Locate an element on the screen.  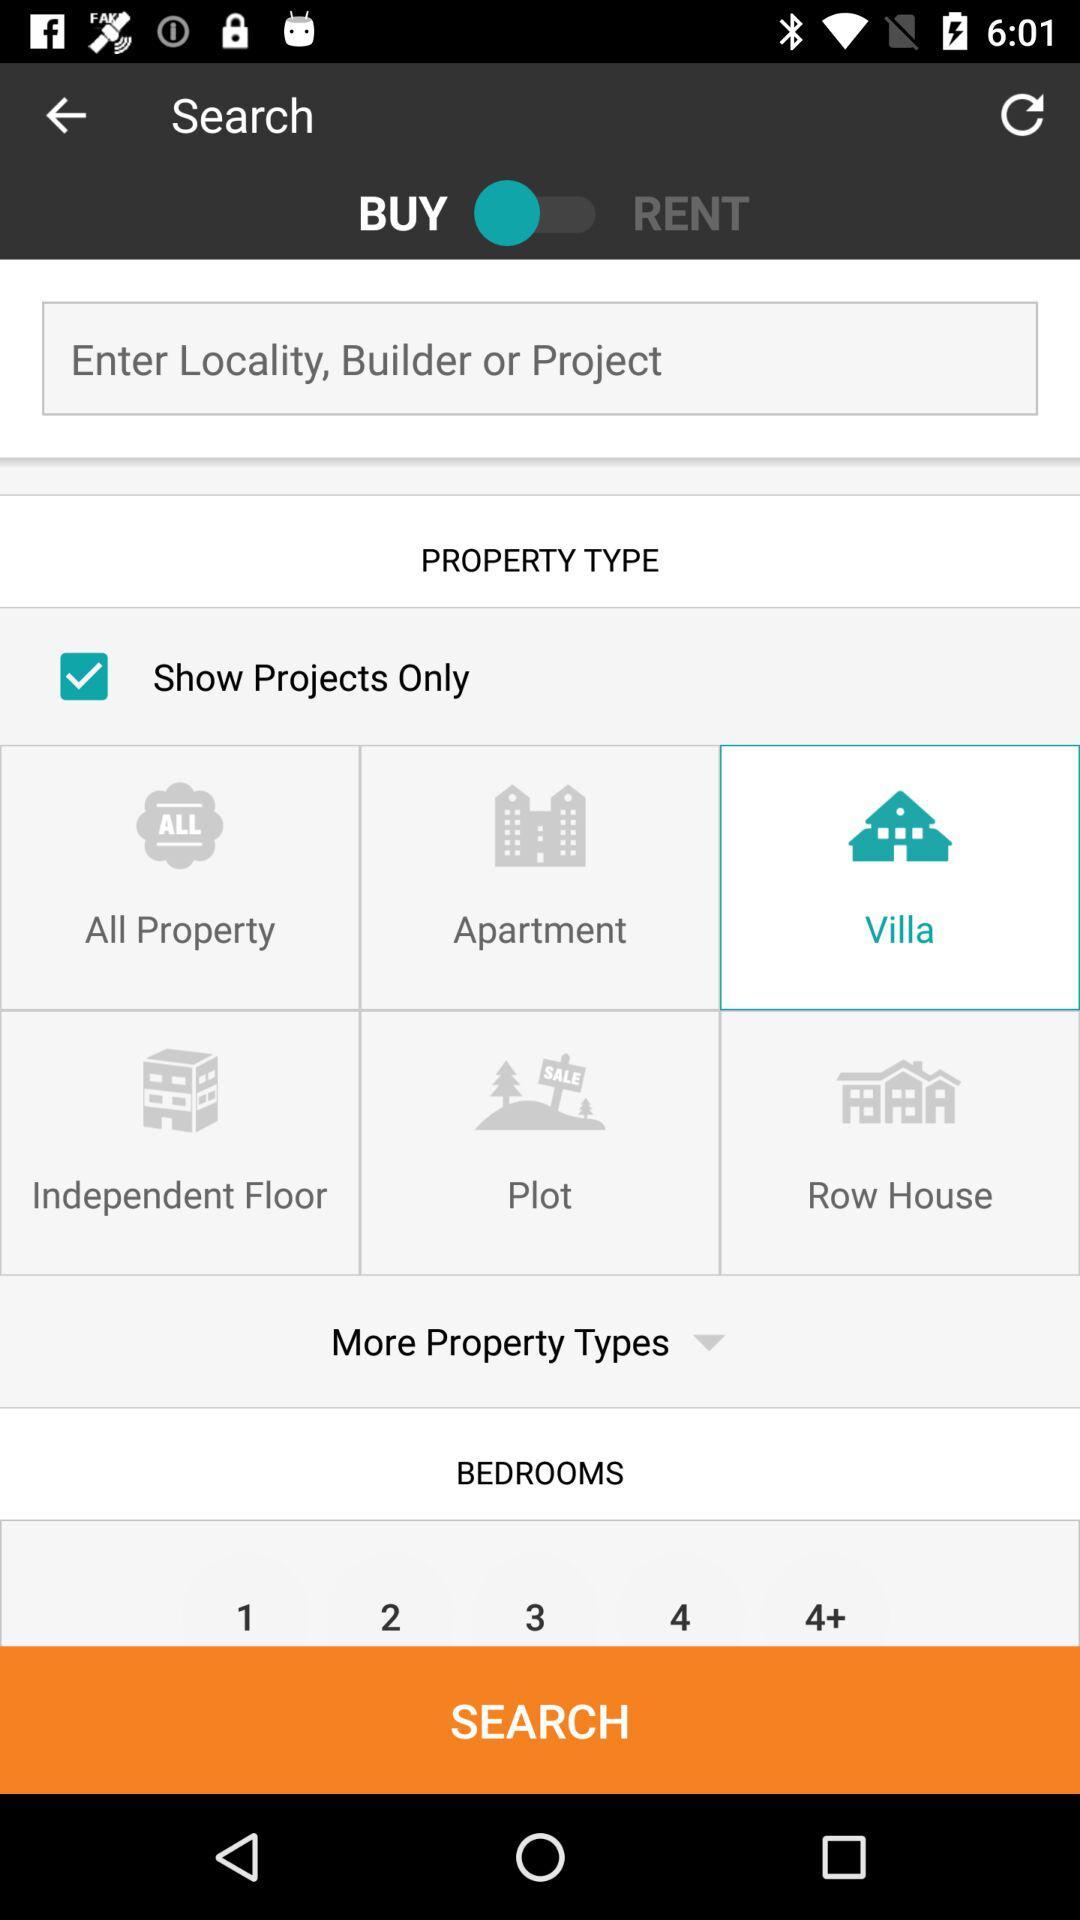
the icon above the search item is located at coordinates (391, 1597).